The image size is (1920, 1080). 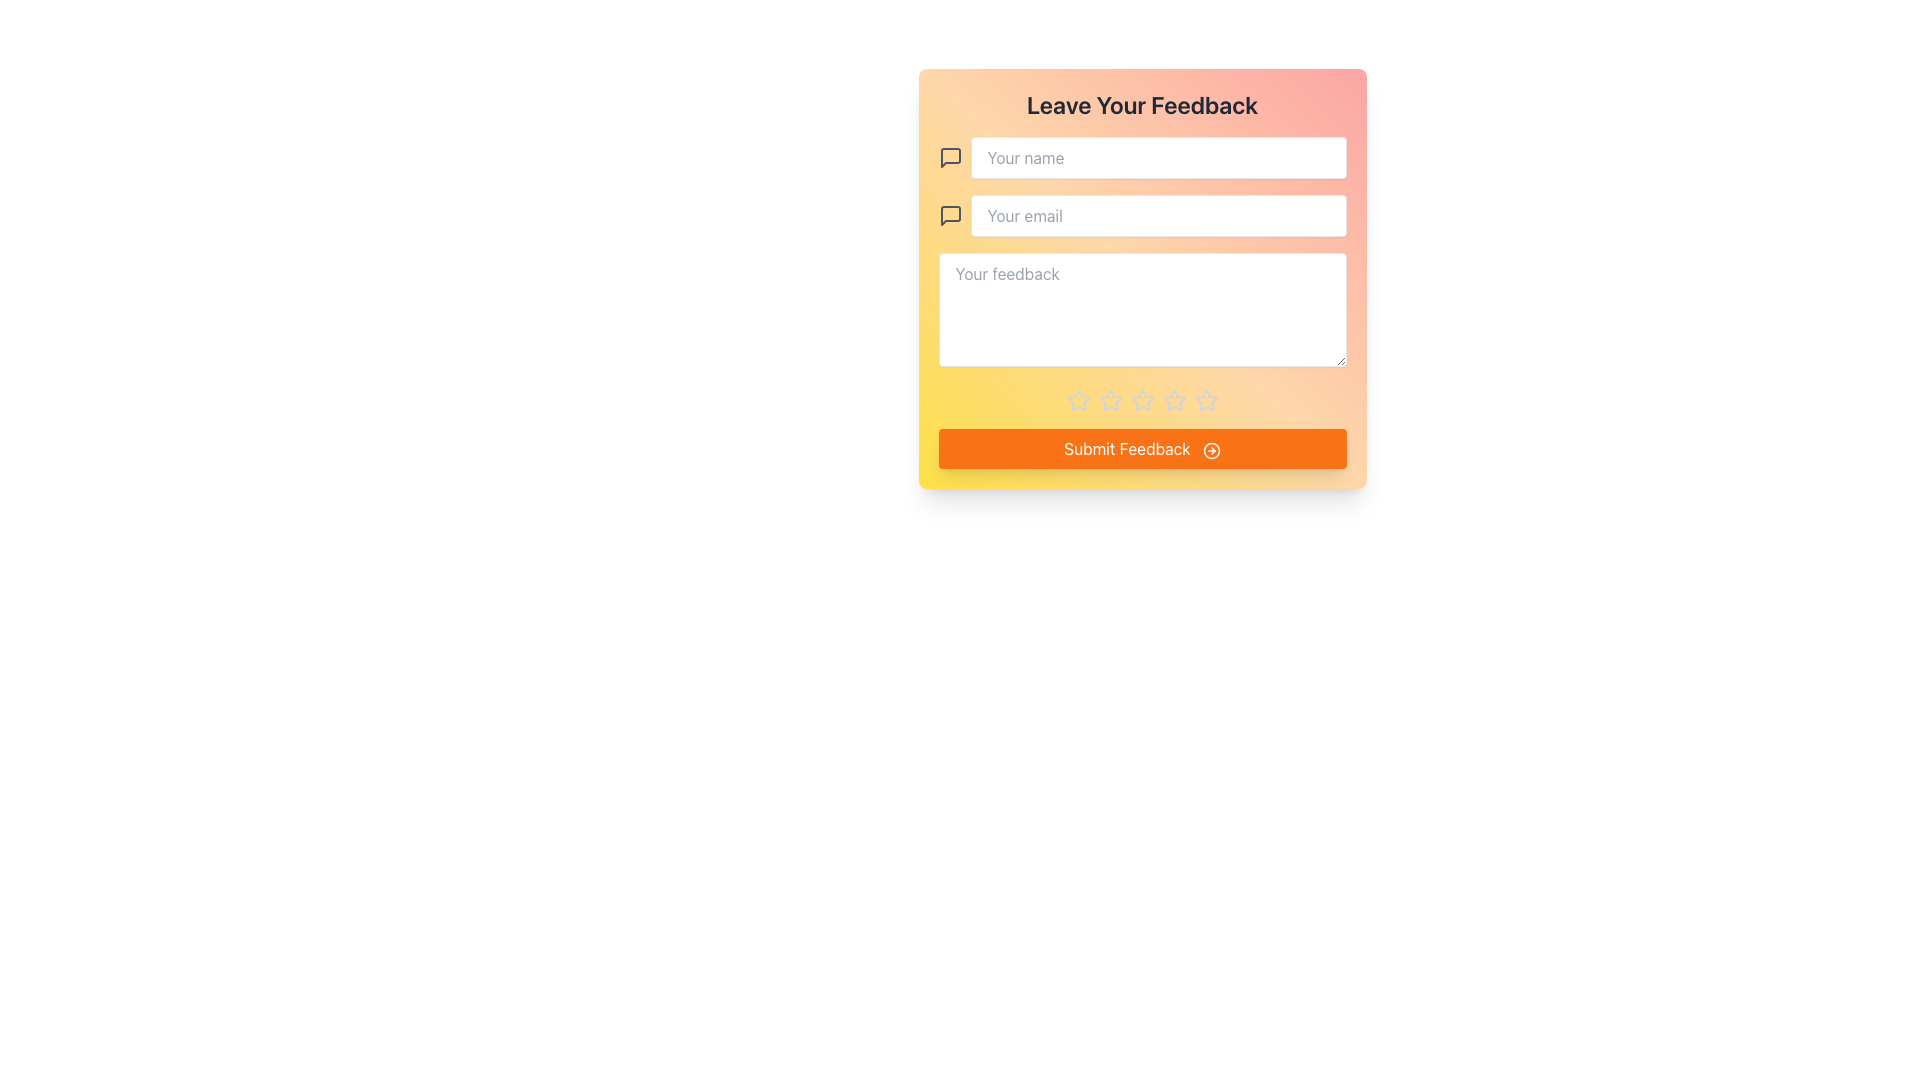 I want to click on the first star-shaped icon, so click(x=1108, y=400).